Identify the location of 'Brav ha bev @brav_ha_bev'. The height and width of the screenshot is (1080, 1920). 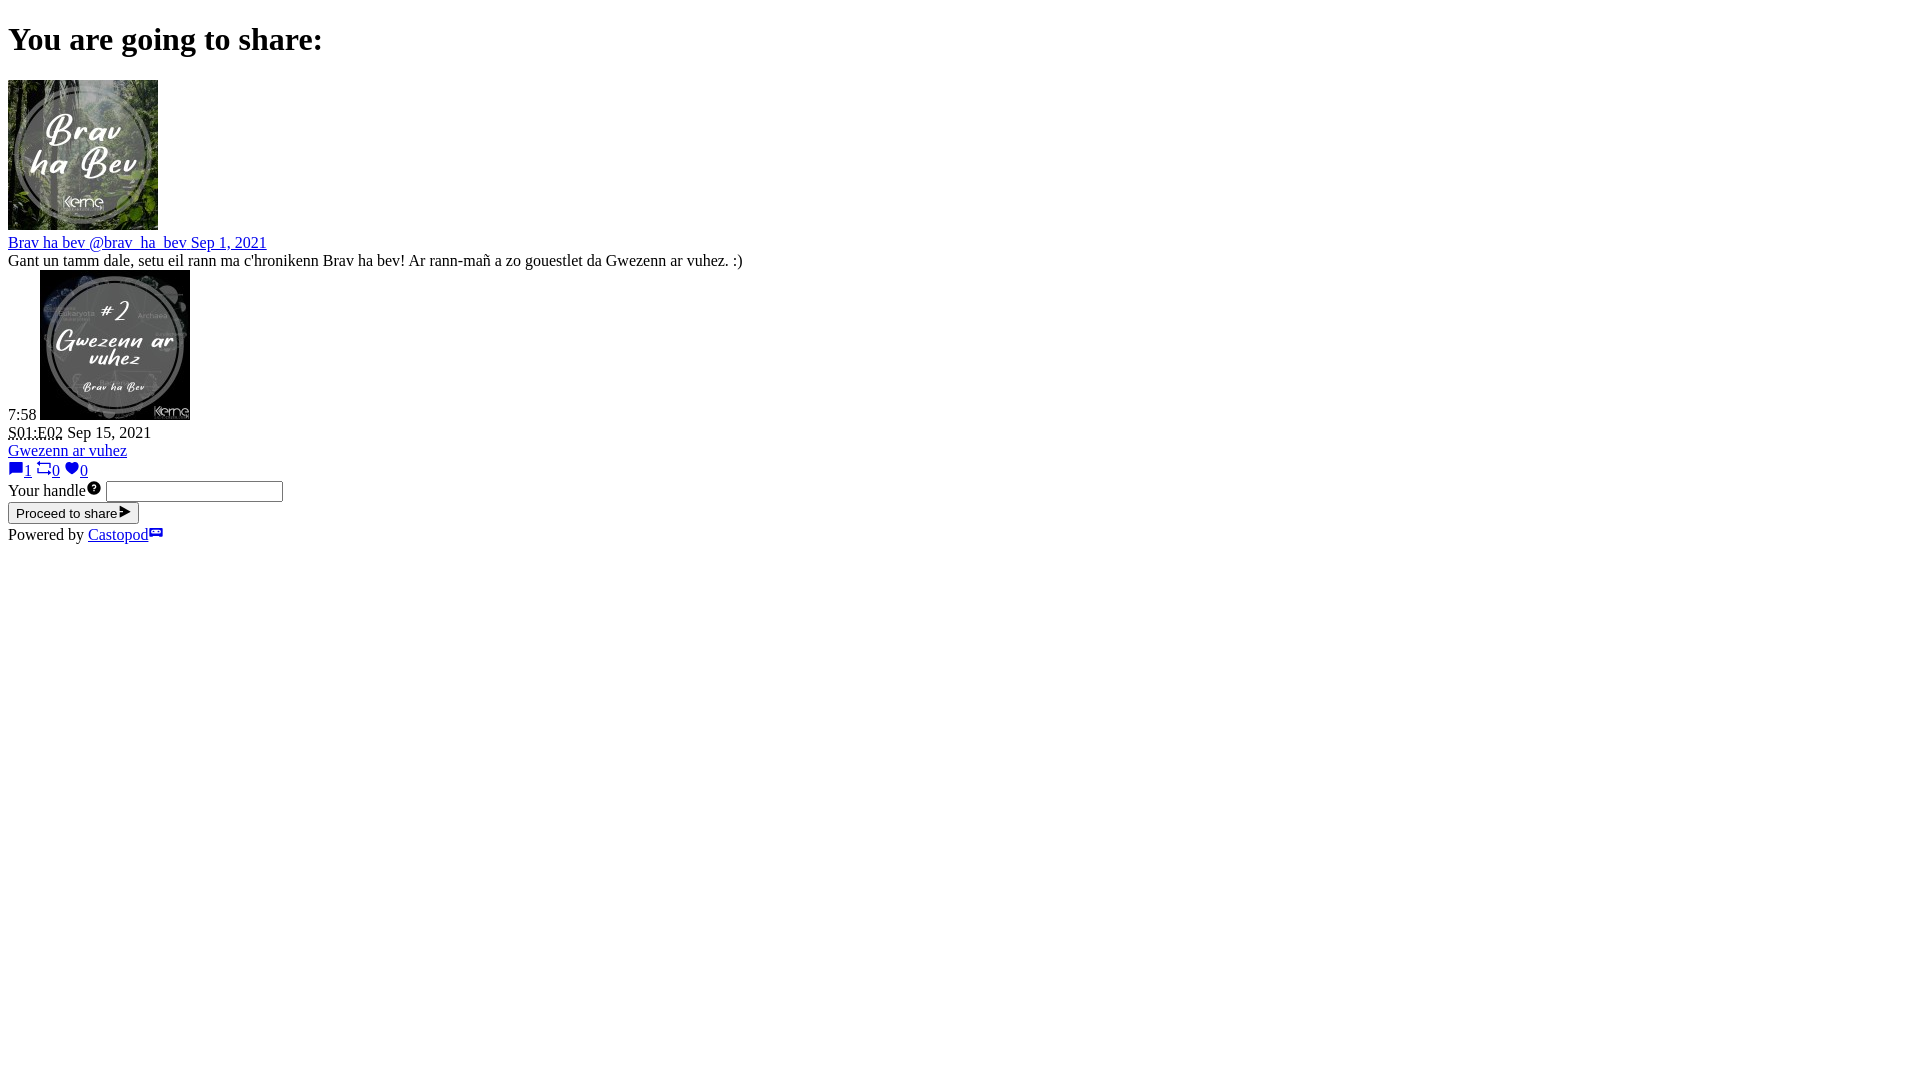
(98, 241).